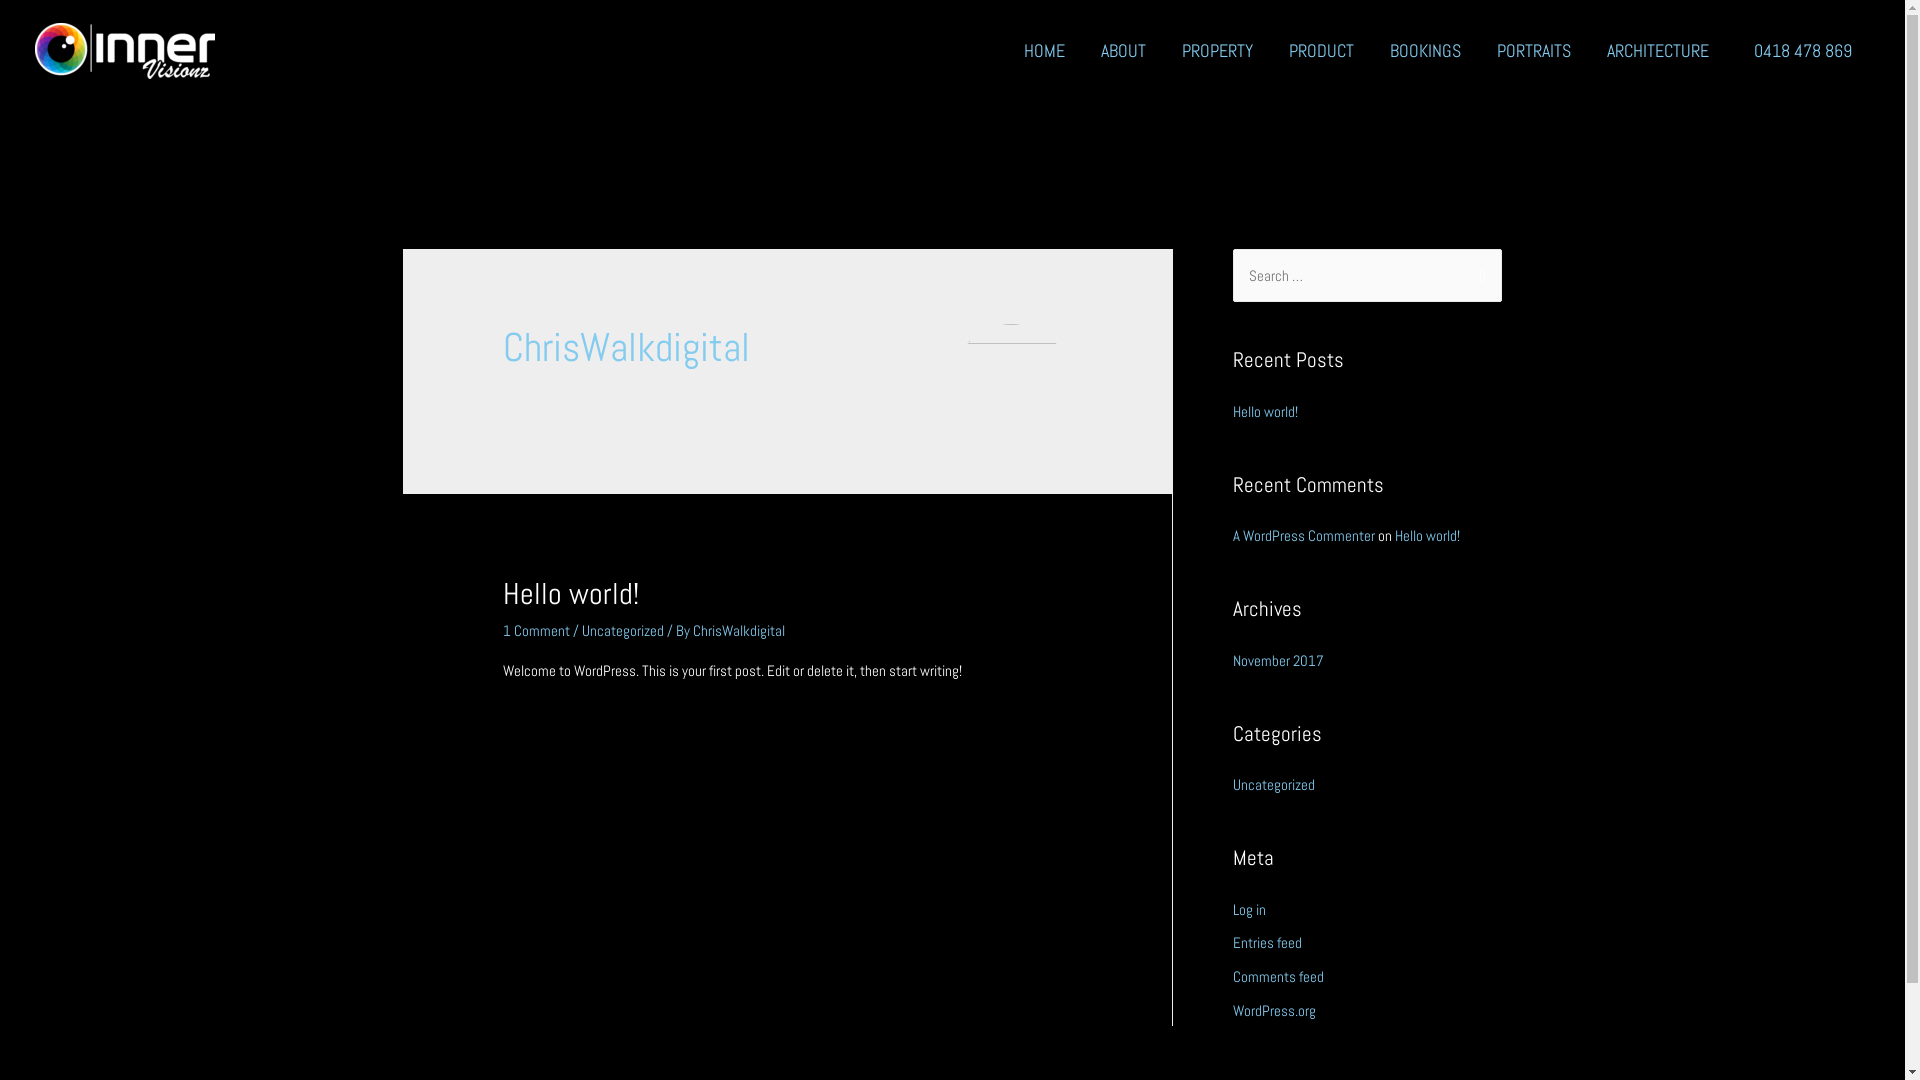 The height and width of the screenshot is (1080, 1920). Describe the element at coordinates (1043, 49) in the screenshot. I see `'HOME'` at that location.